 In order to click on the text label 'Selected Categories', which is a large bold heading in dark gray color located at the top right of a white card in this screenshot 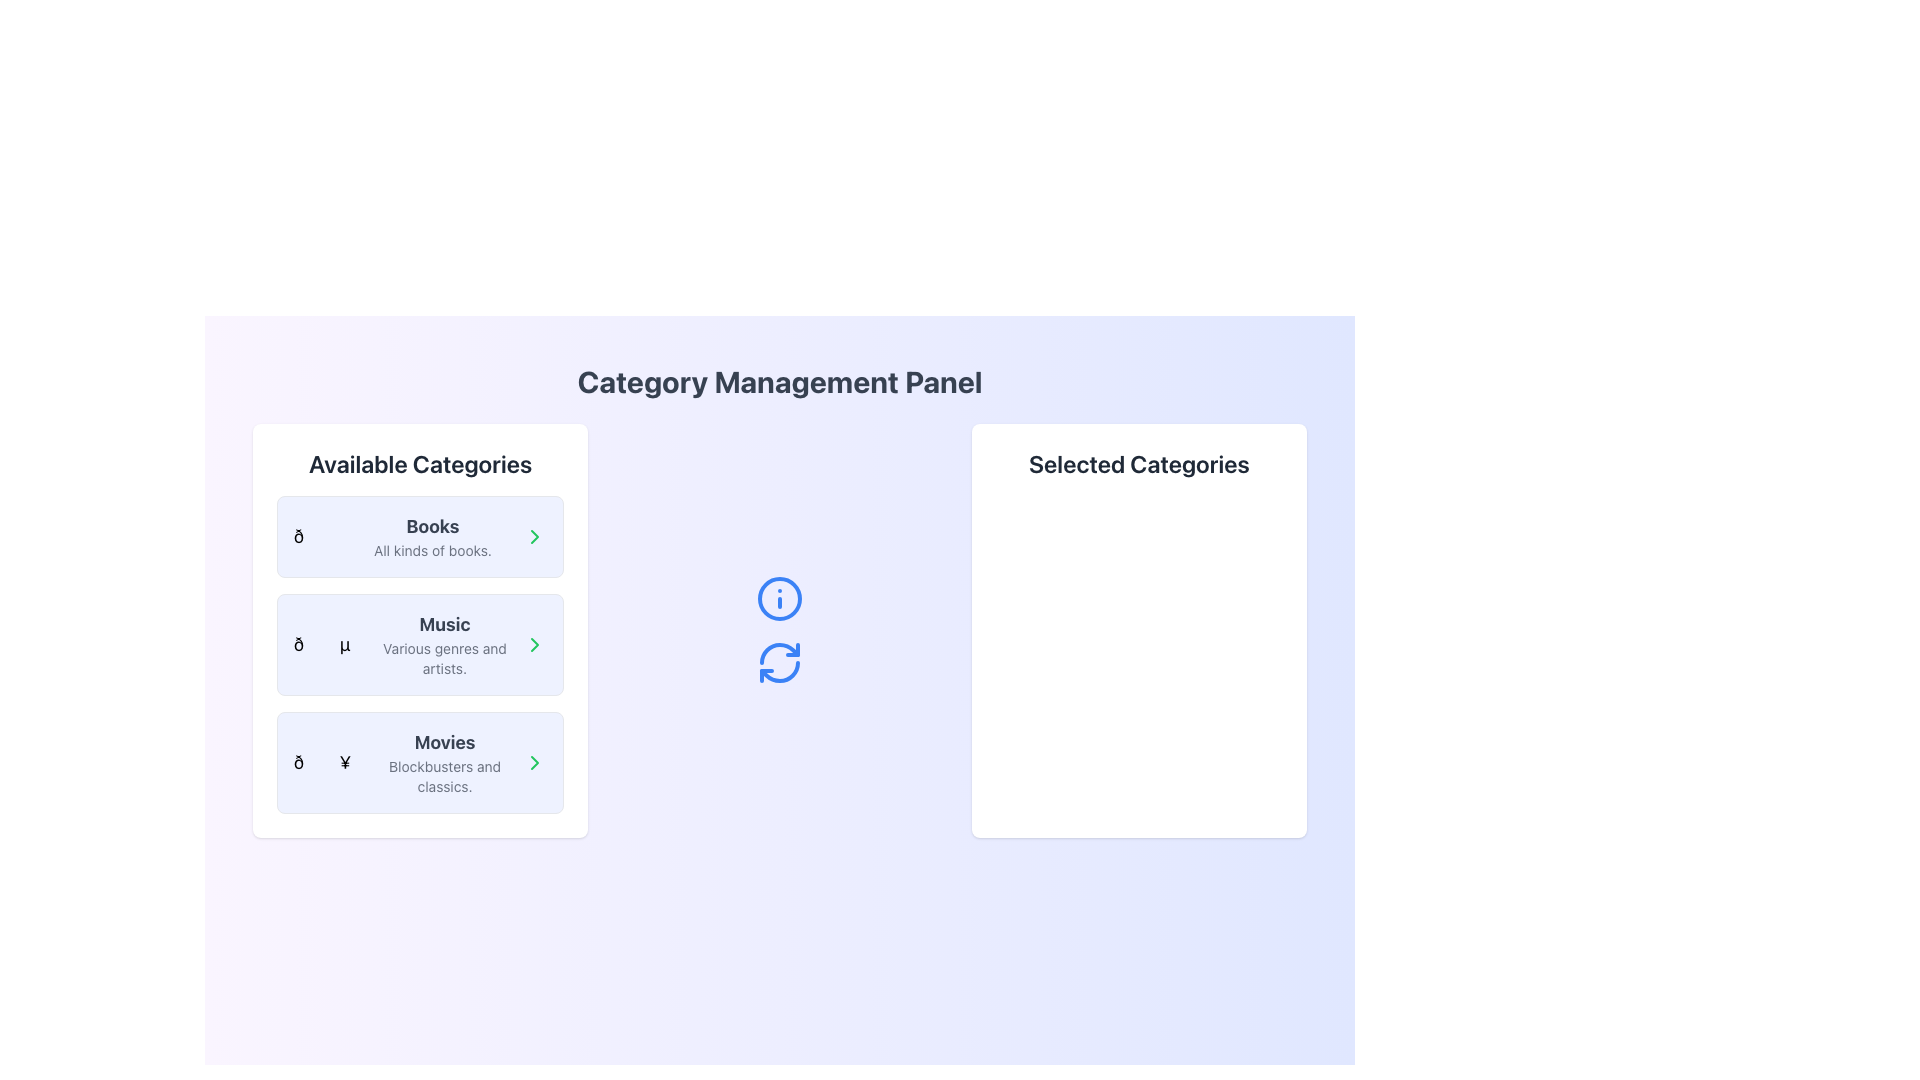, I will do `click(1139, 463)`.